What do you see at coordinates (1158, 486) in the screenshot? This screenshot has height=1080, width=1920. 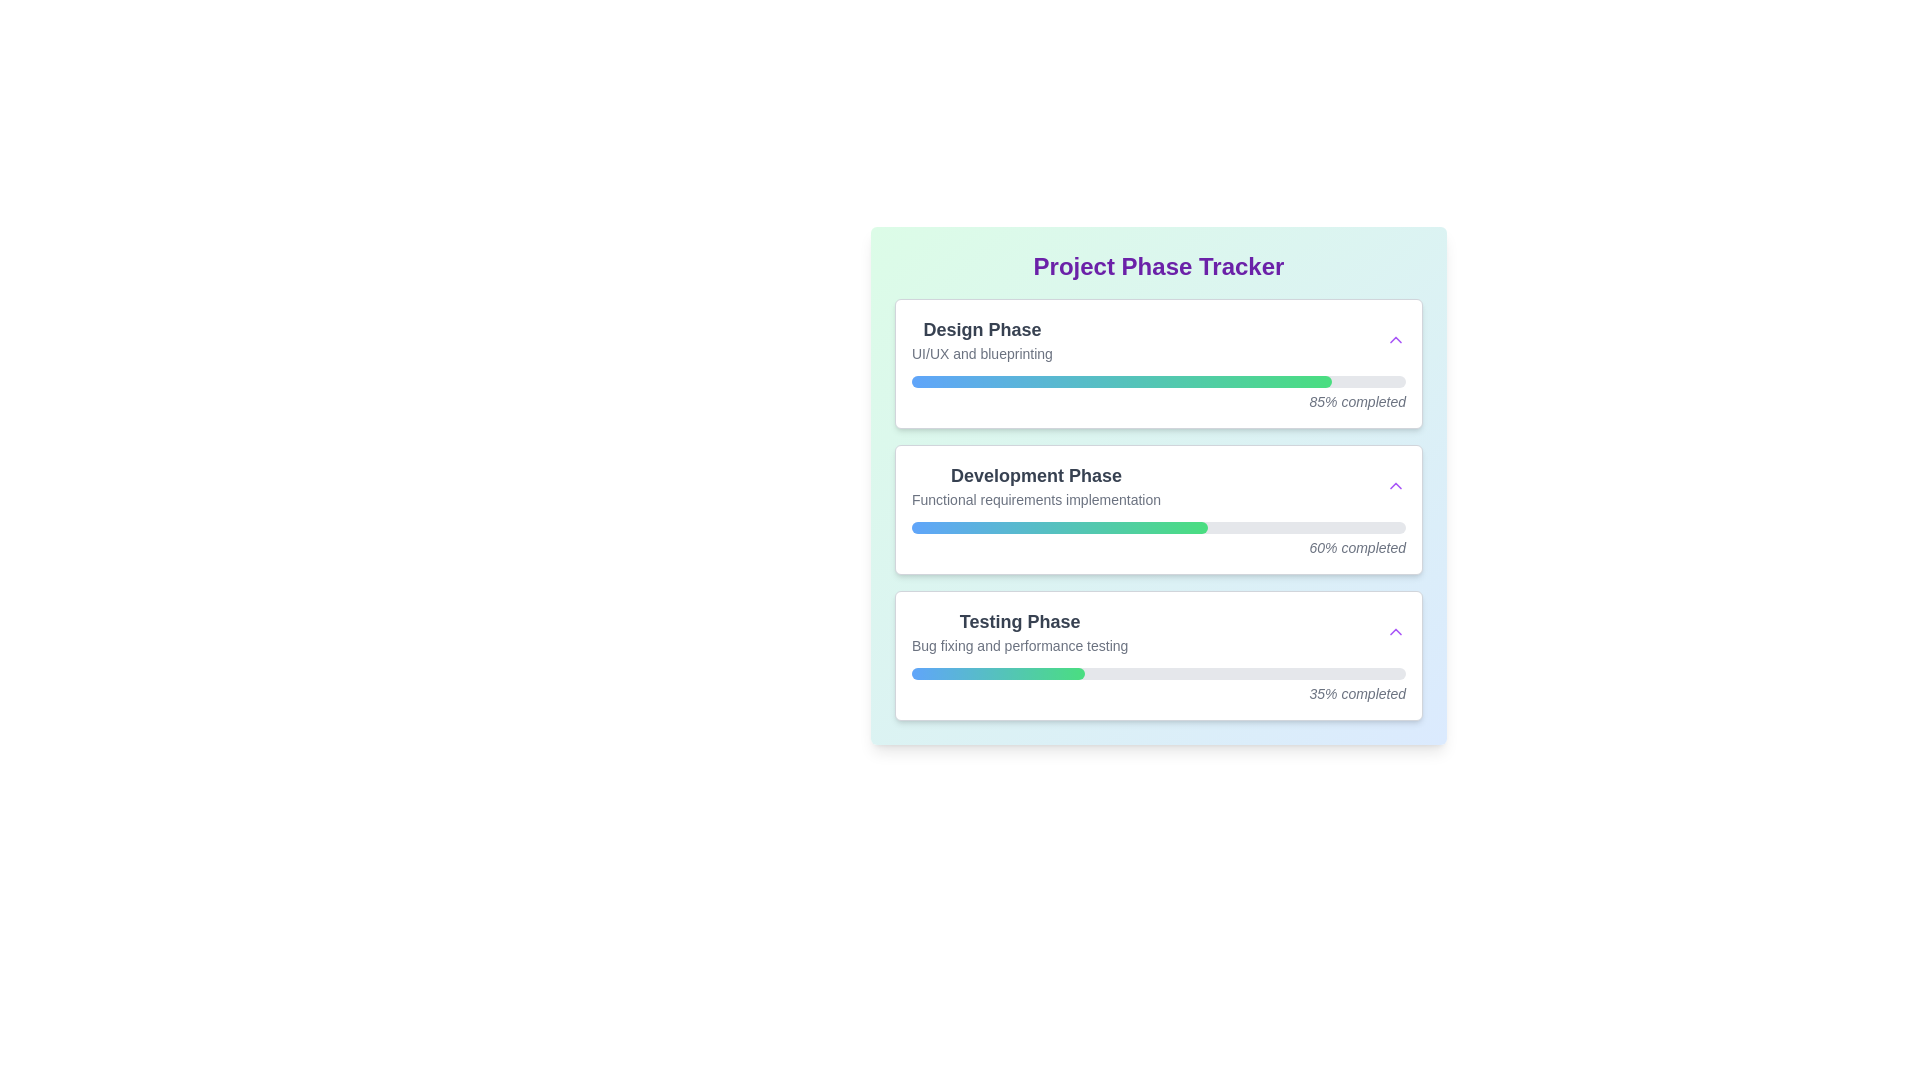 I see `the Progress Display Section which visualizes the progress of the 'Development Phase' in the 'Project Phase Tracker' component` at bounding box center [1158, 486].